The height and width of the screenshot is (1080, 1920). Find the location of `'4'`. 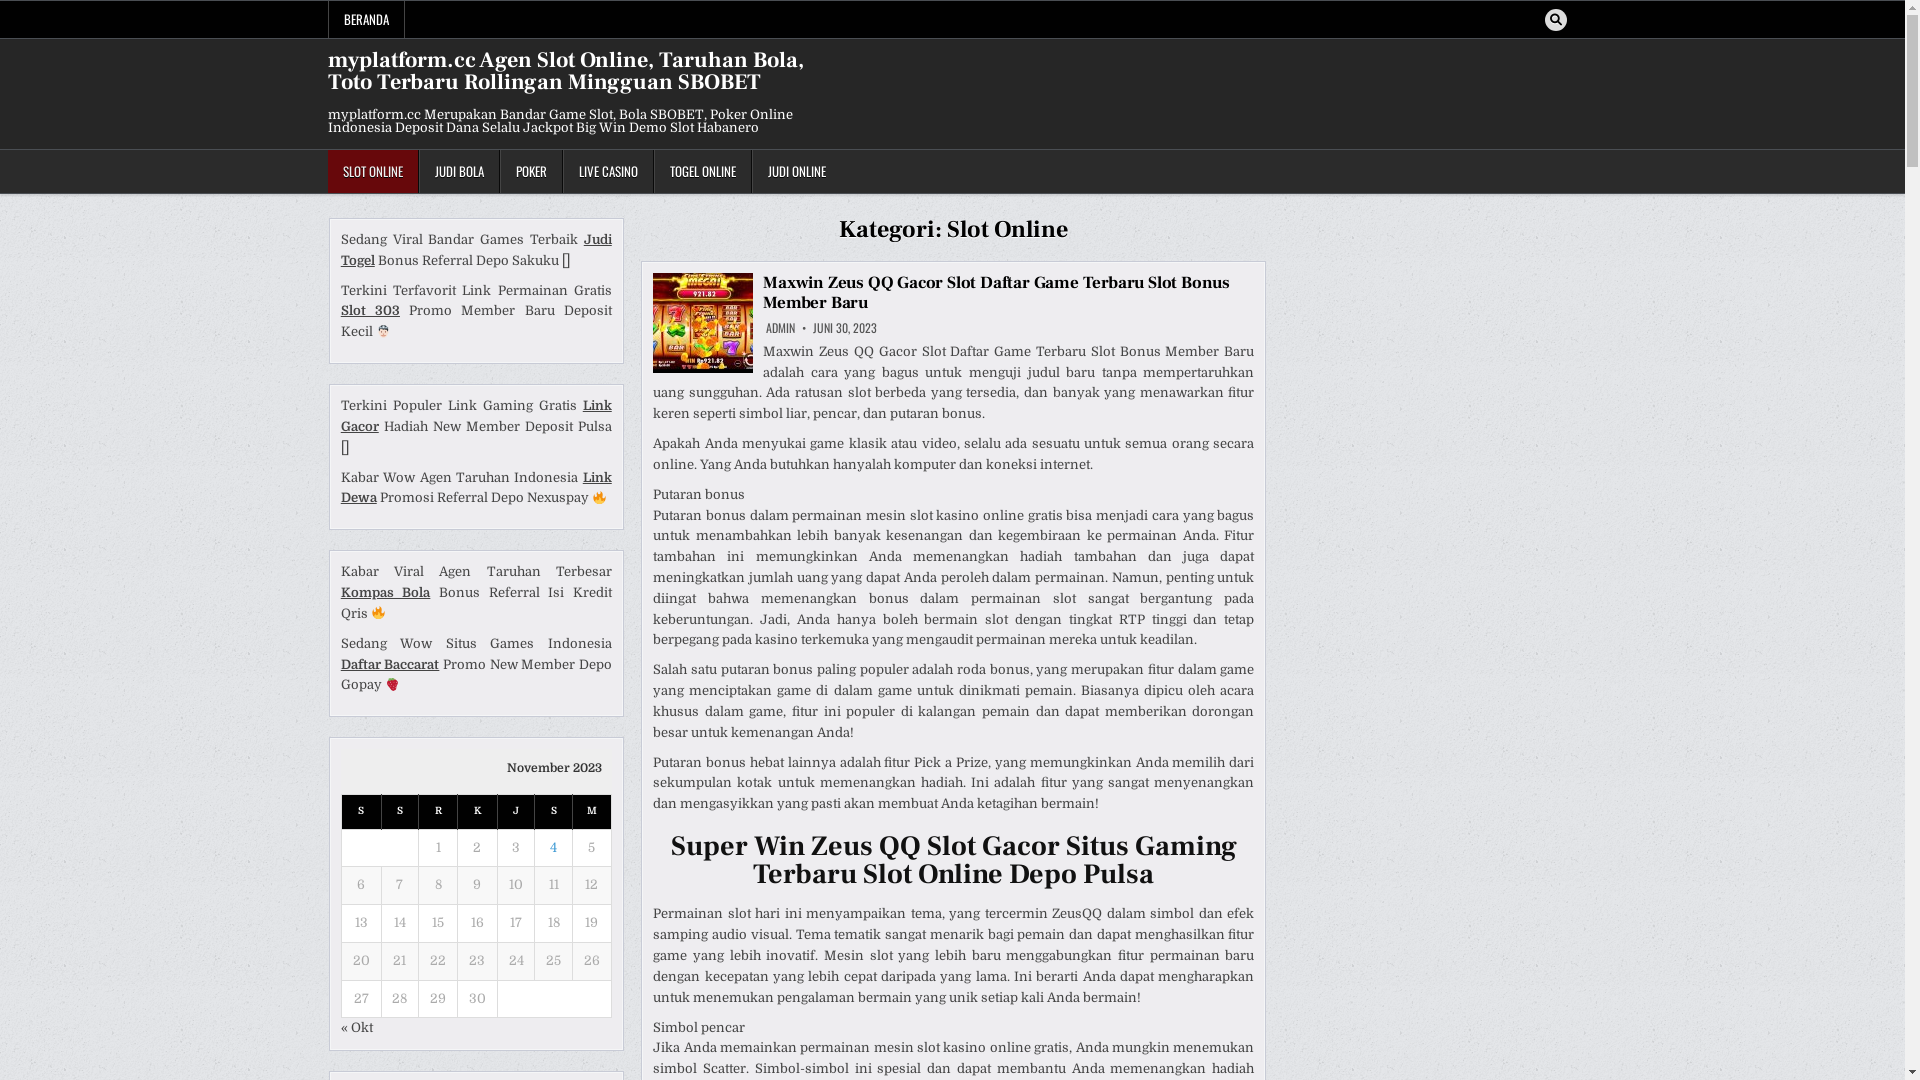

'4' is located at coordinates (553, 847).